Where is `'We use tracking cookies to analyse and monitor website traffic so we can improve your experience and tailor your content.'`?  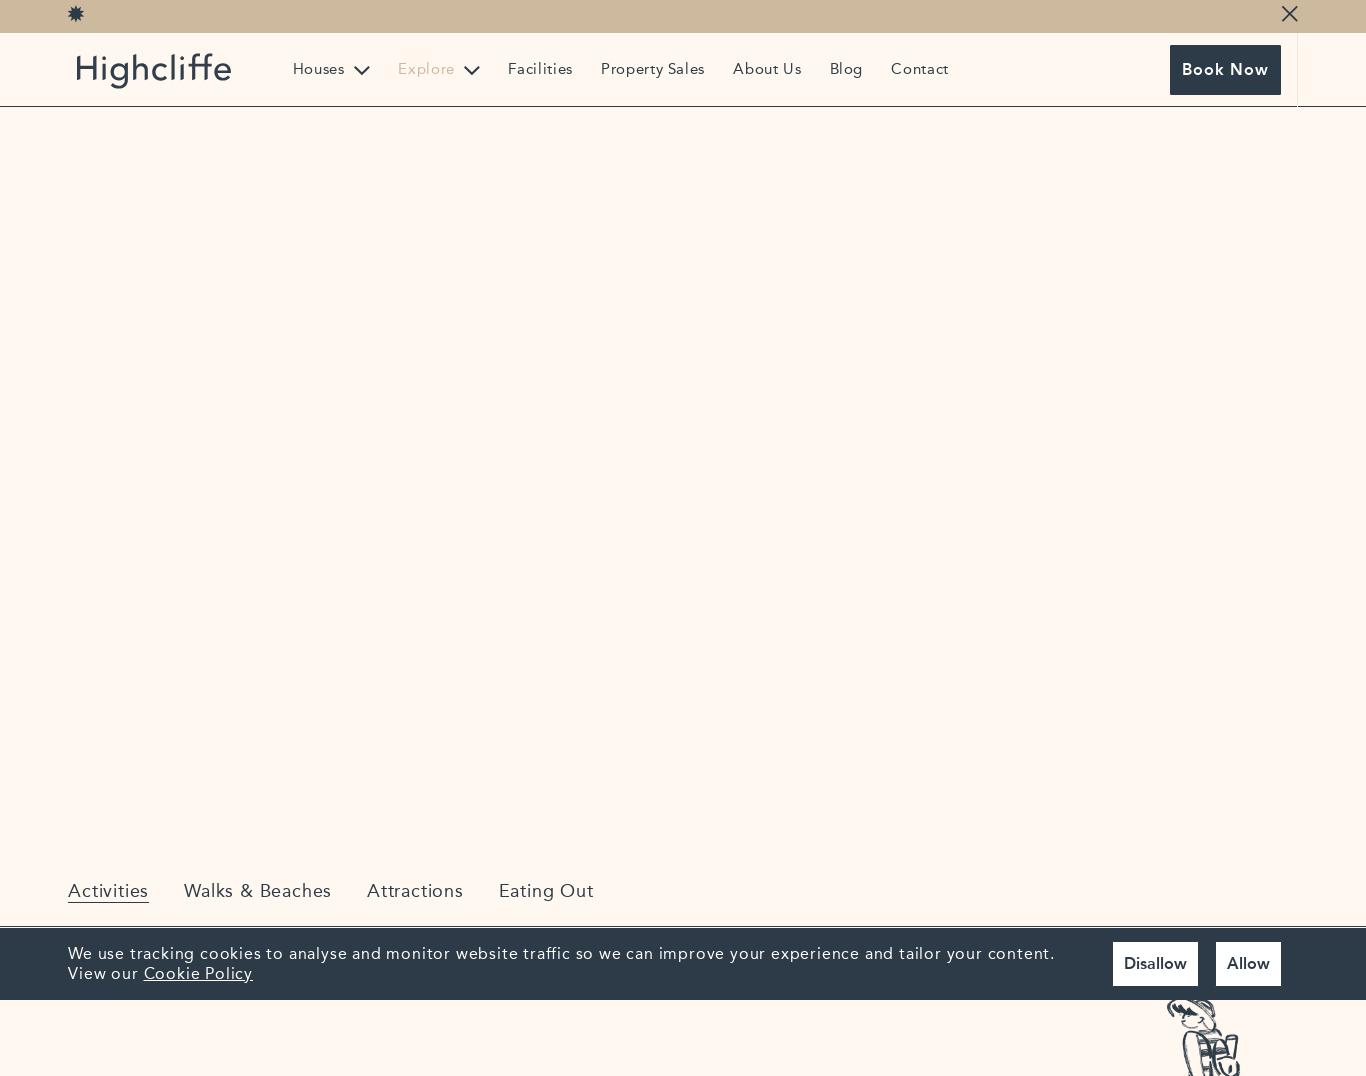 'We use tracking cookies to analyse and monitor website traffic so we can improve your experience and tailor your content.' is located at coordinates (561, 953).